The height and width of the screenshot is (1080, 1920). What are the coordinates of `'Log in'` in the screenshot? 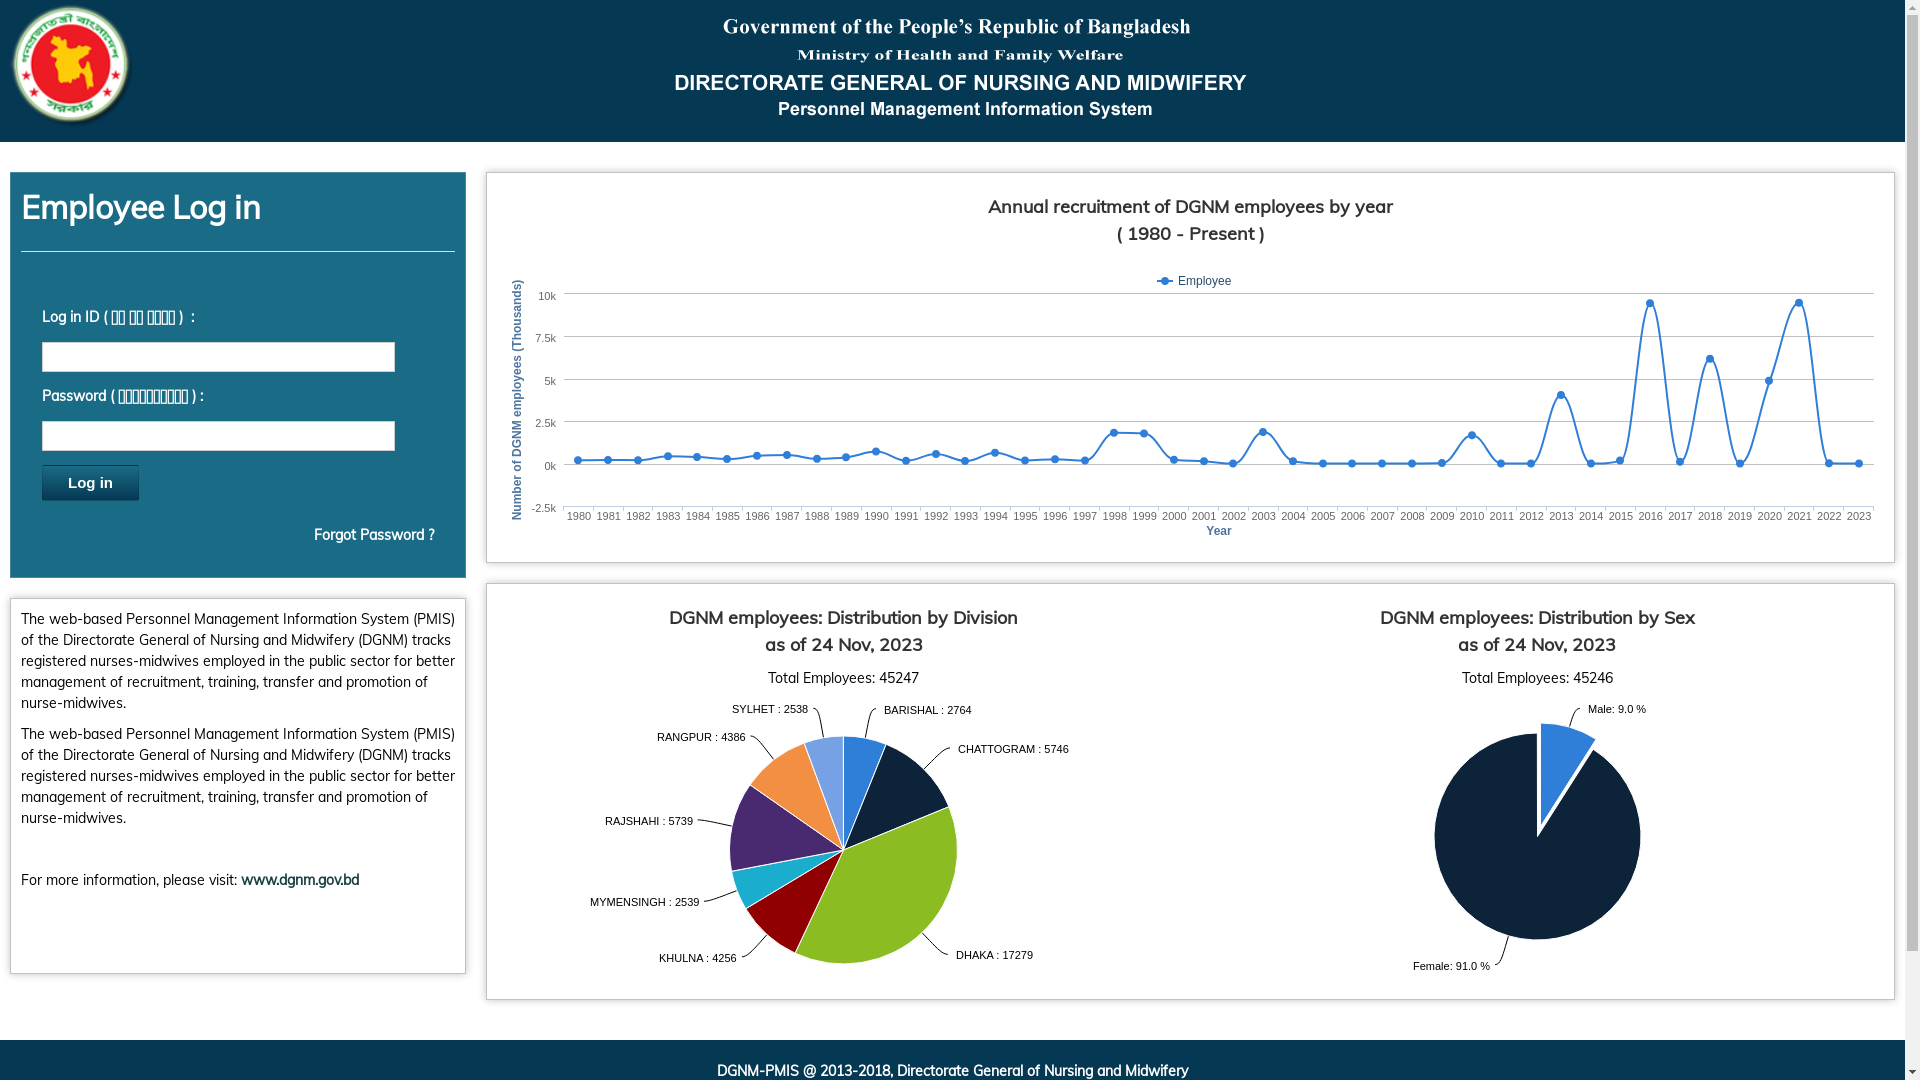 It's located at (42, 482).